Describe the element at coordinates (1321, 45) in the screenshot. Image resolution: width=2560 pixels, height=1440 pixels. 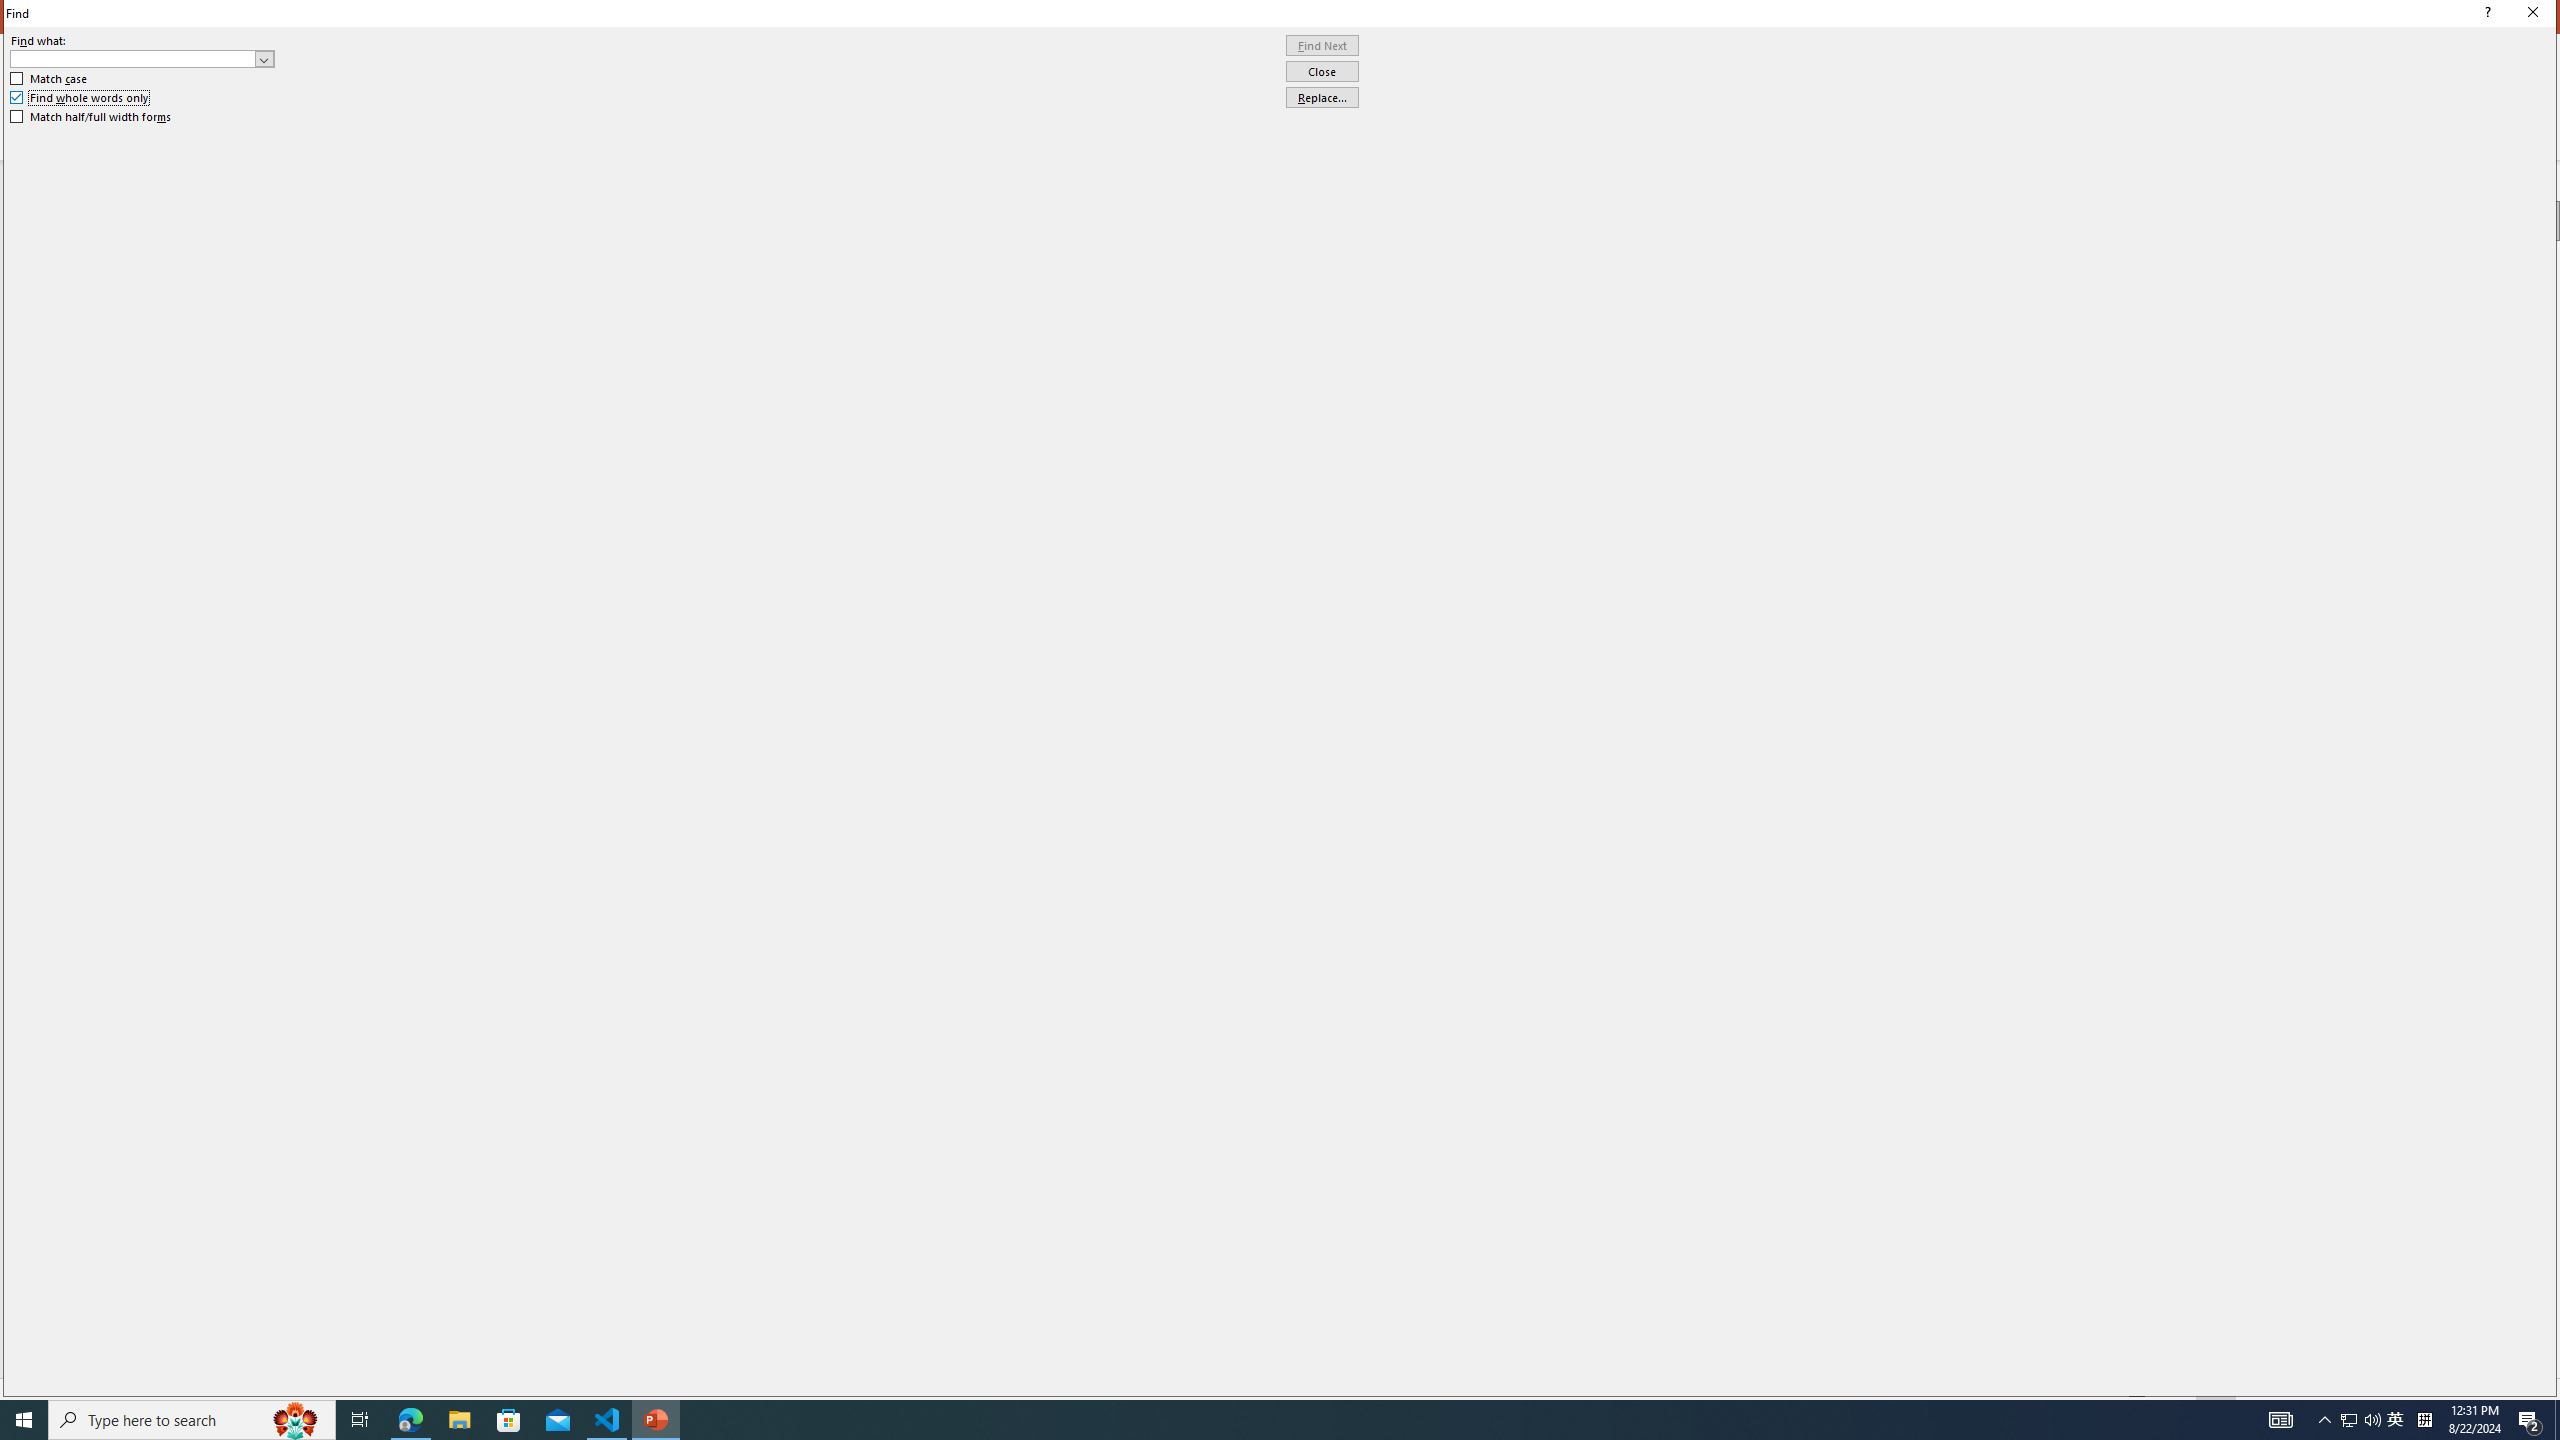
I see `'Find Next'` at that location.